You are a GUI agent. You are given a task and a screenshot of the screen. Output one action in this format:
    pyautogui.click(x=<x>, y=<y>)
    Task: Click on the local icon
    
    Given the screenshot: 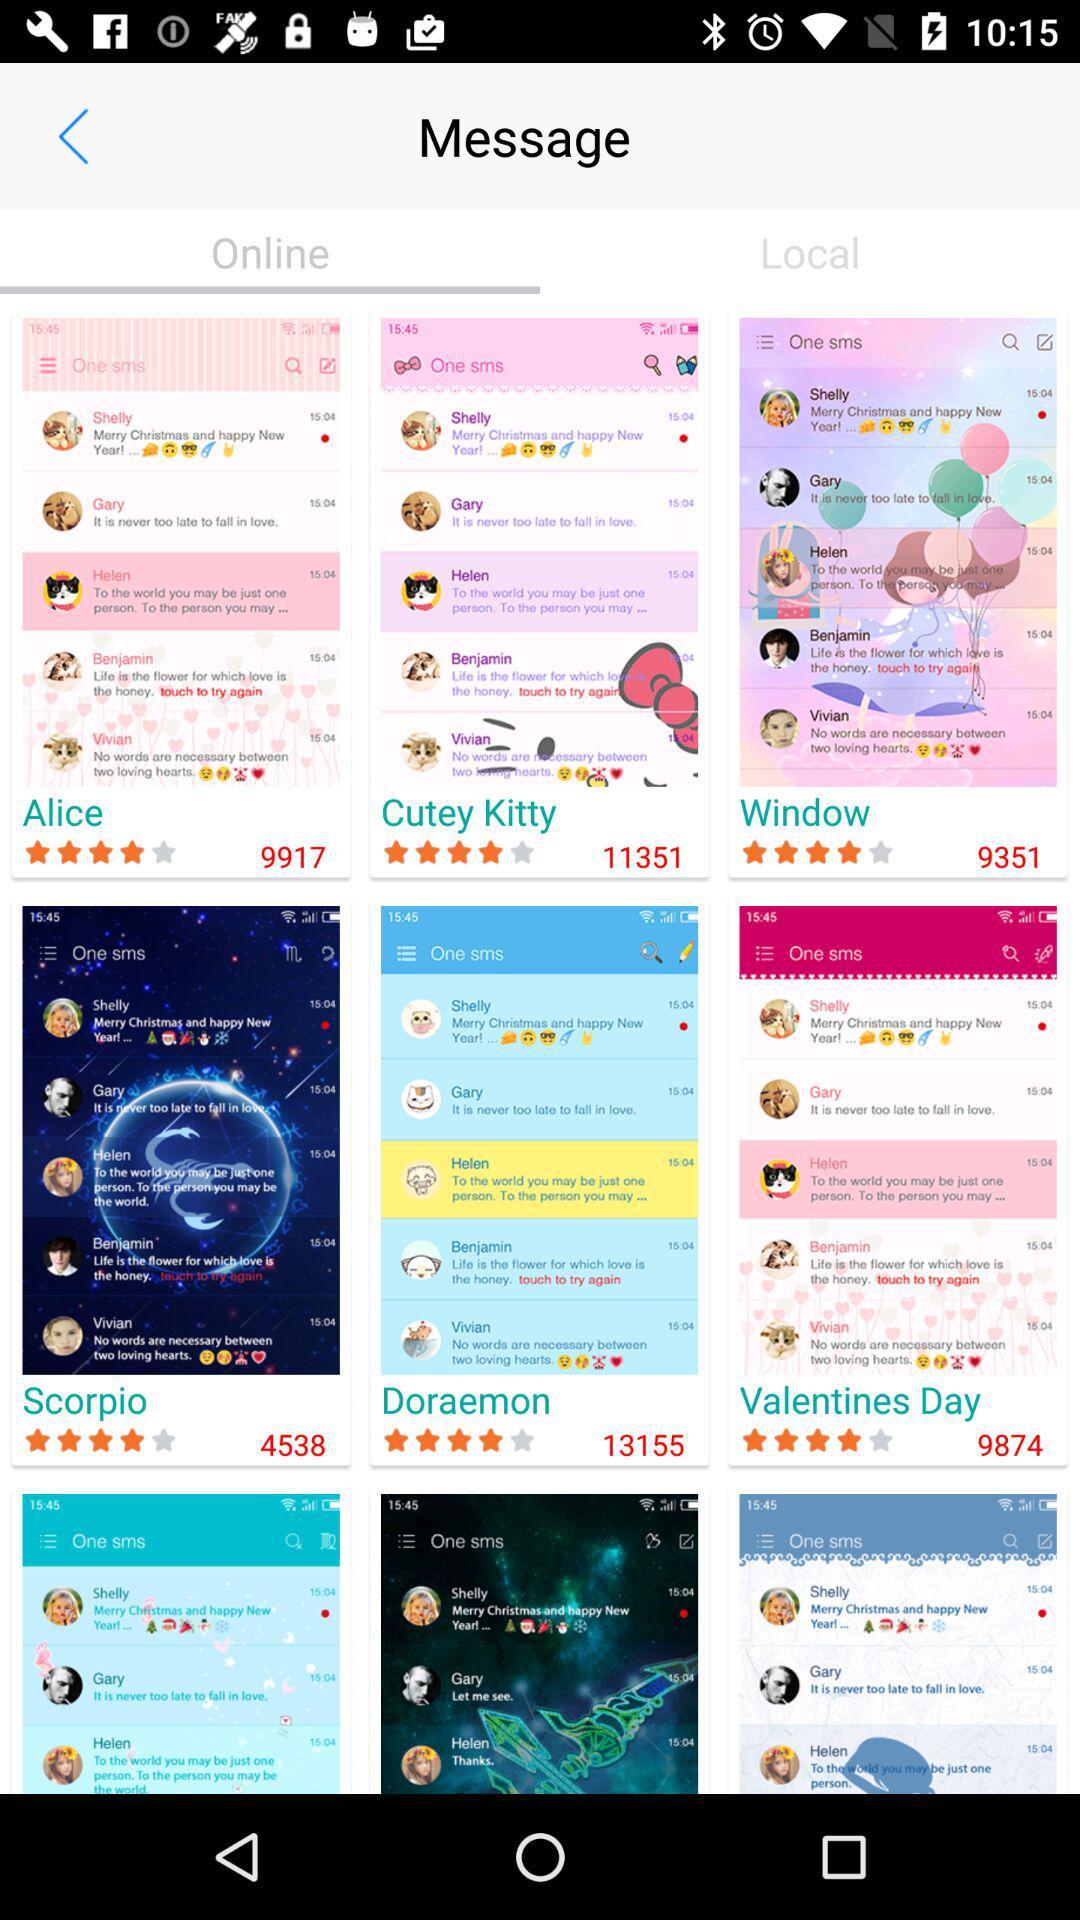 What is the action you would take?
    pyautogui.click(x=810, y=251)
    